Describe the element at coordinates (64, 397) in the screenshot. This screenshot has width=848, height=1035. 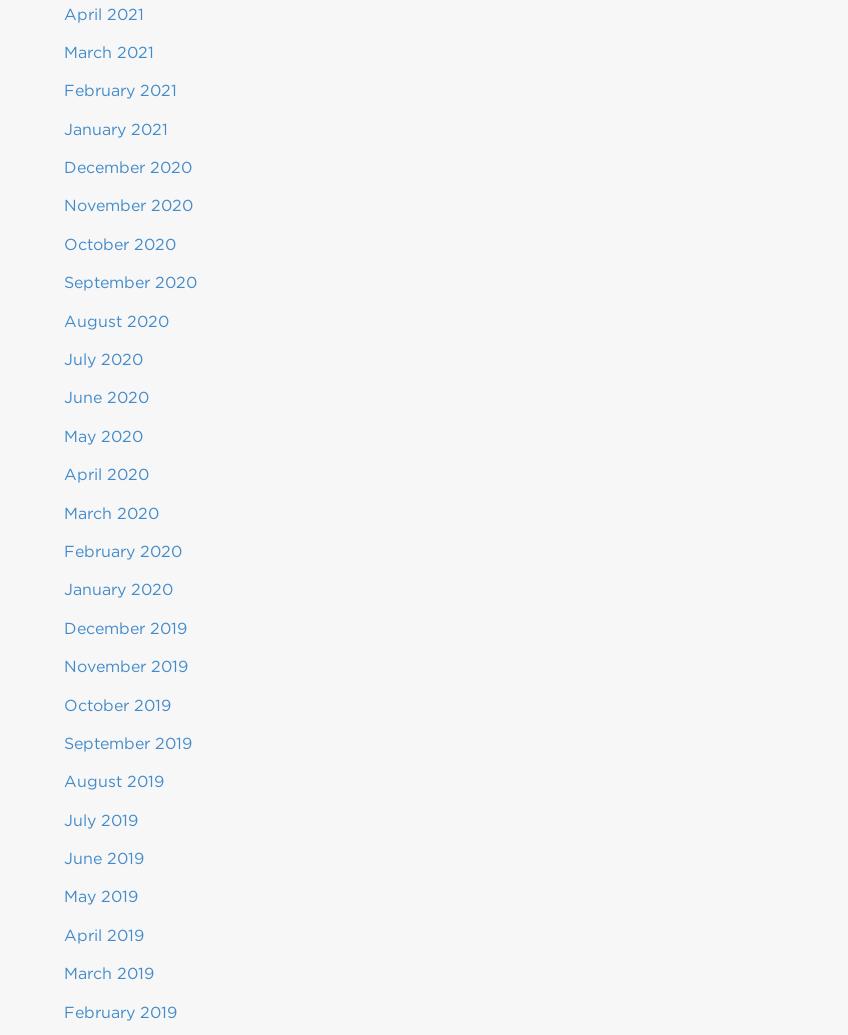
I see `'June 2020'` at that location.